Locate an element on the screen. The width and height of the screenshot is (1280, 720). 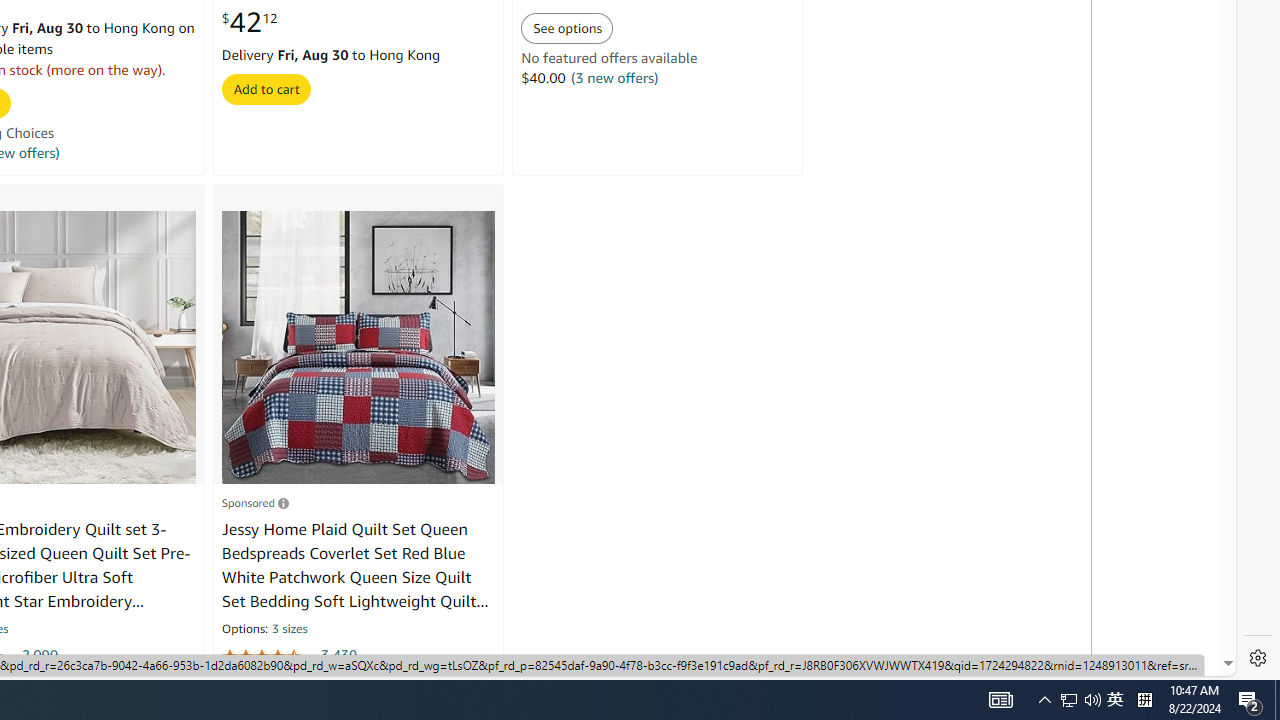
'View Sponsored information or leave ad feedback' is located at coordinates (254, 501).